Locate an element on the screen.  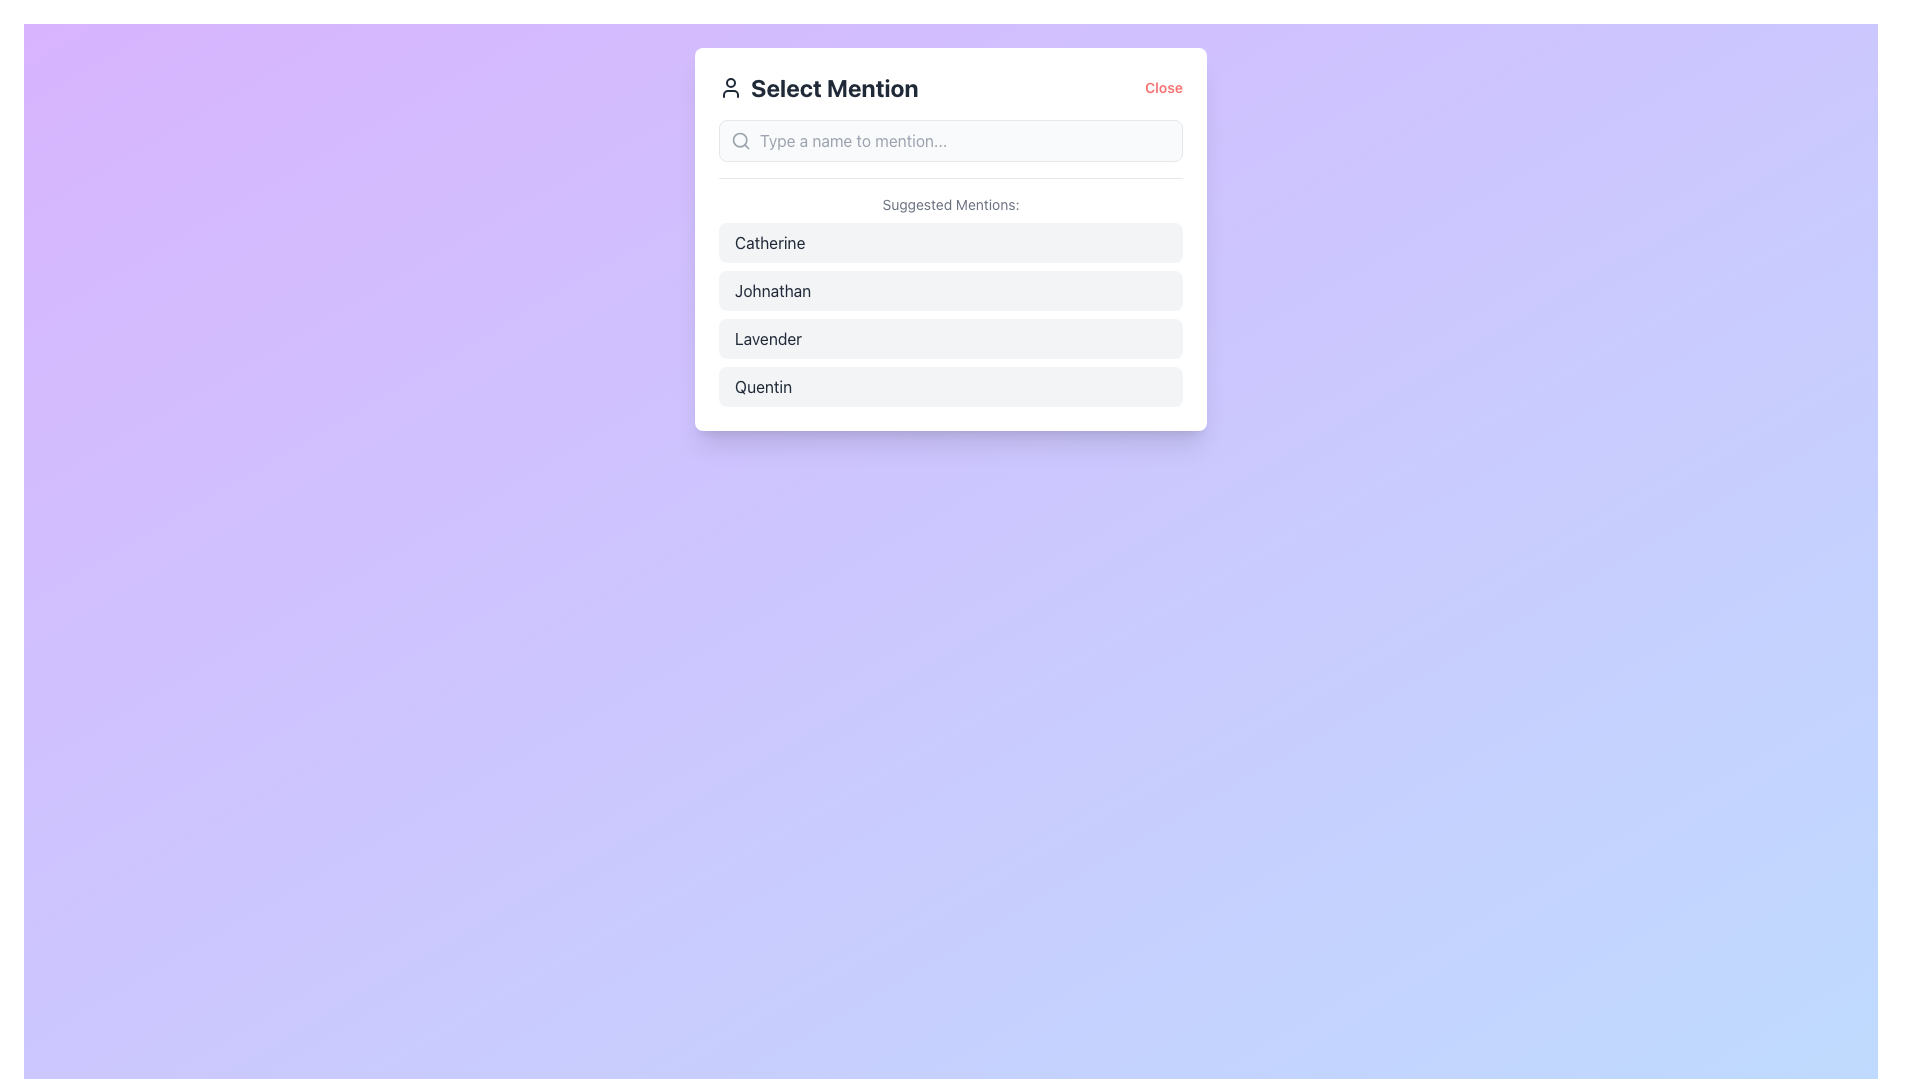
the user profile icon located at the top left of the modal interface, directly to the left of the text 'Select Mention' is located at coordinates (729, 87).